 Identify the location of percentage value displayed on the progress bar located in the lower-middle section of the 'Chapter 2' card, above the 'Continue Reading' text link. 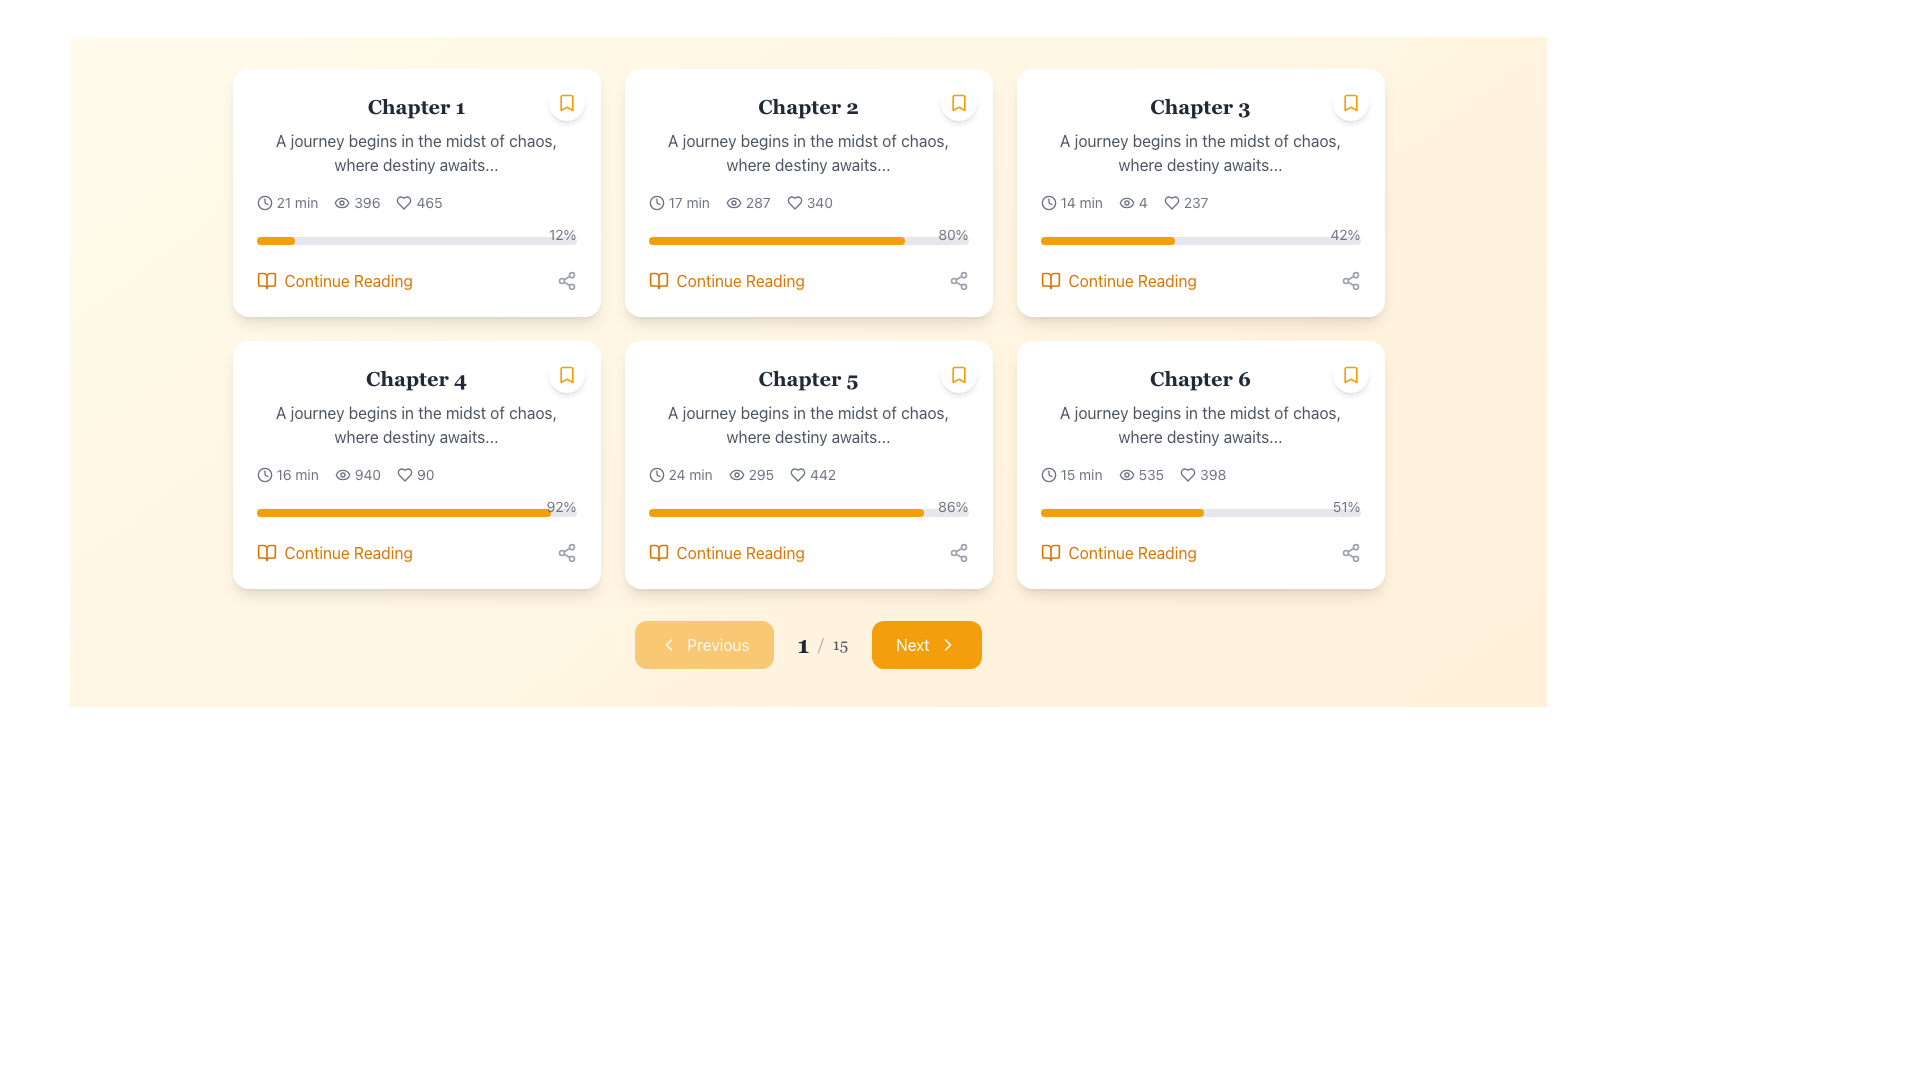
(808, 235).